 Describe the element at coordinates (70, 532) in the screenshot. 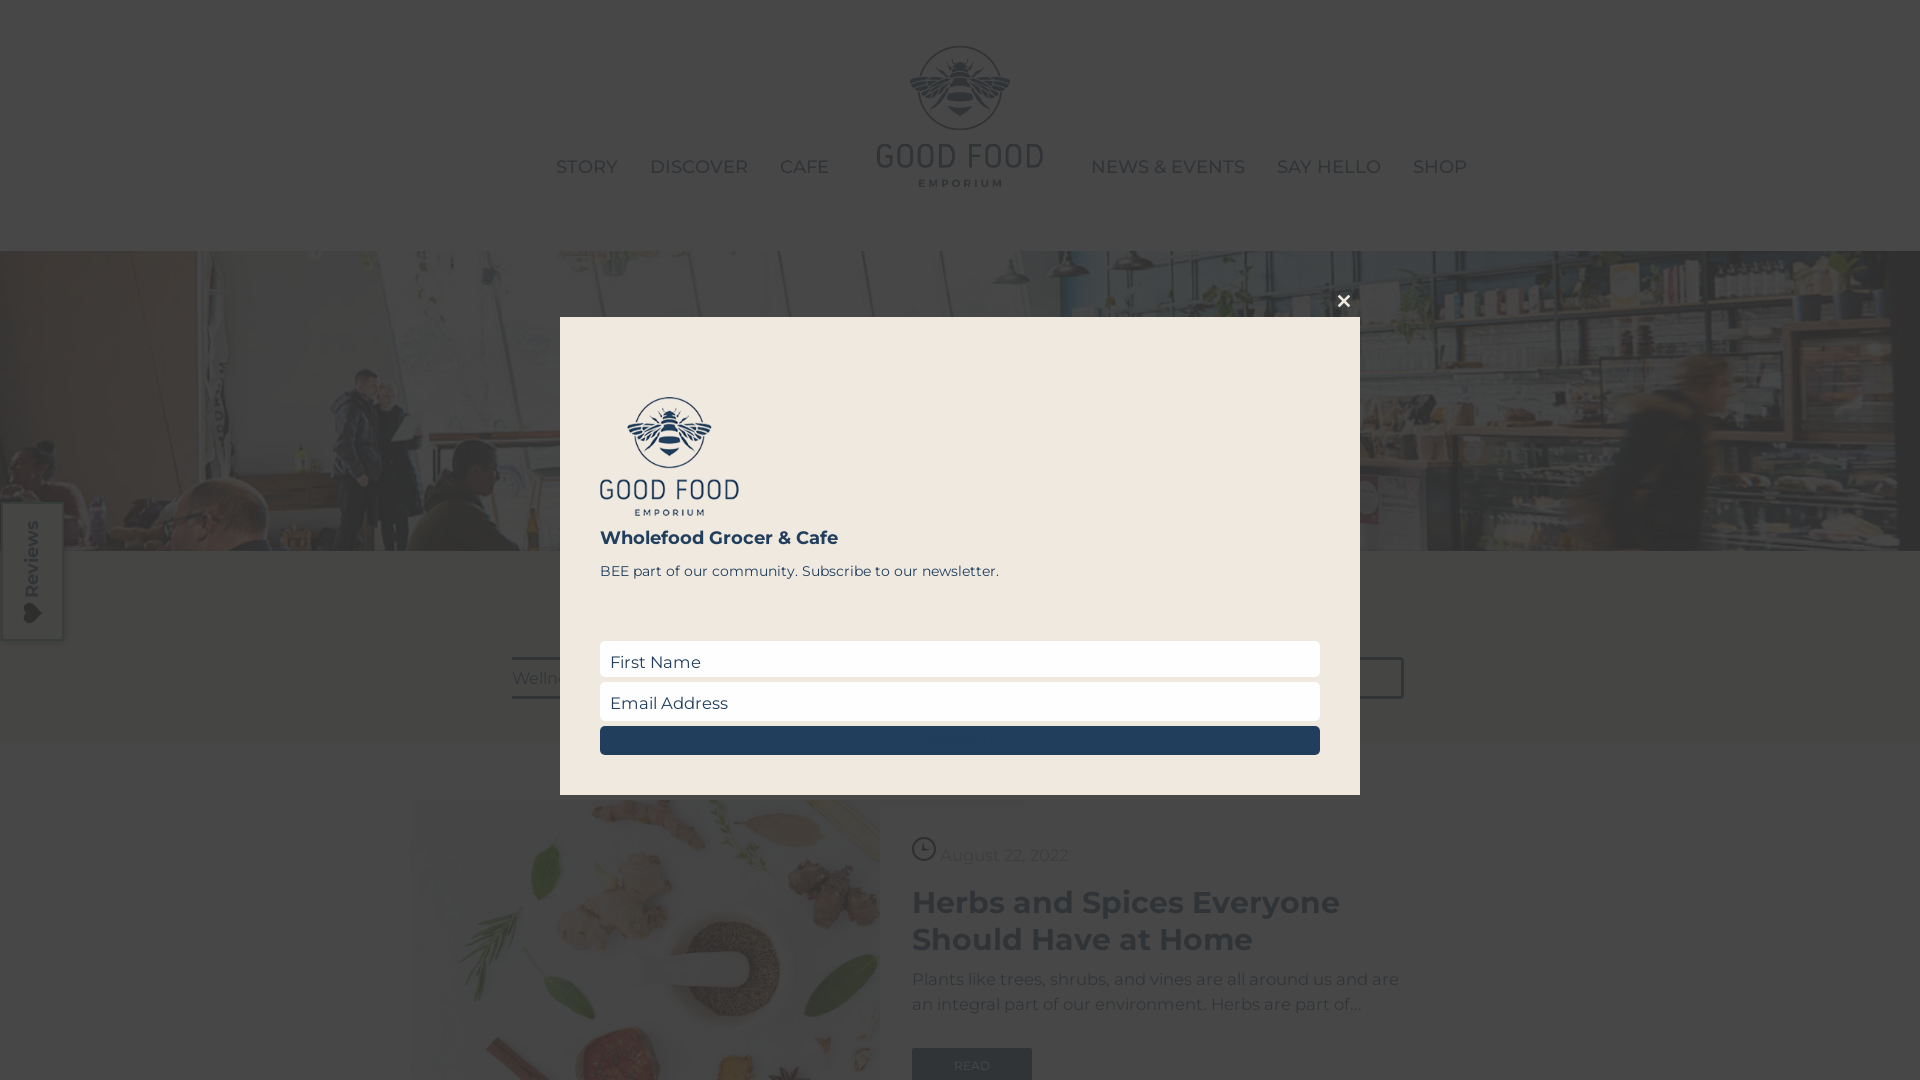

I see `'Reviews'` at that location.